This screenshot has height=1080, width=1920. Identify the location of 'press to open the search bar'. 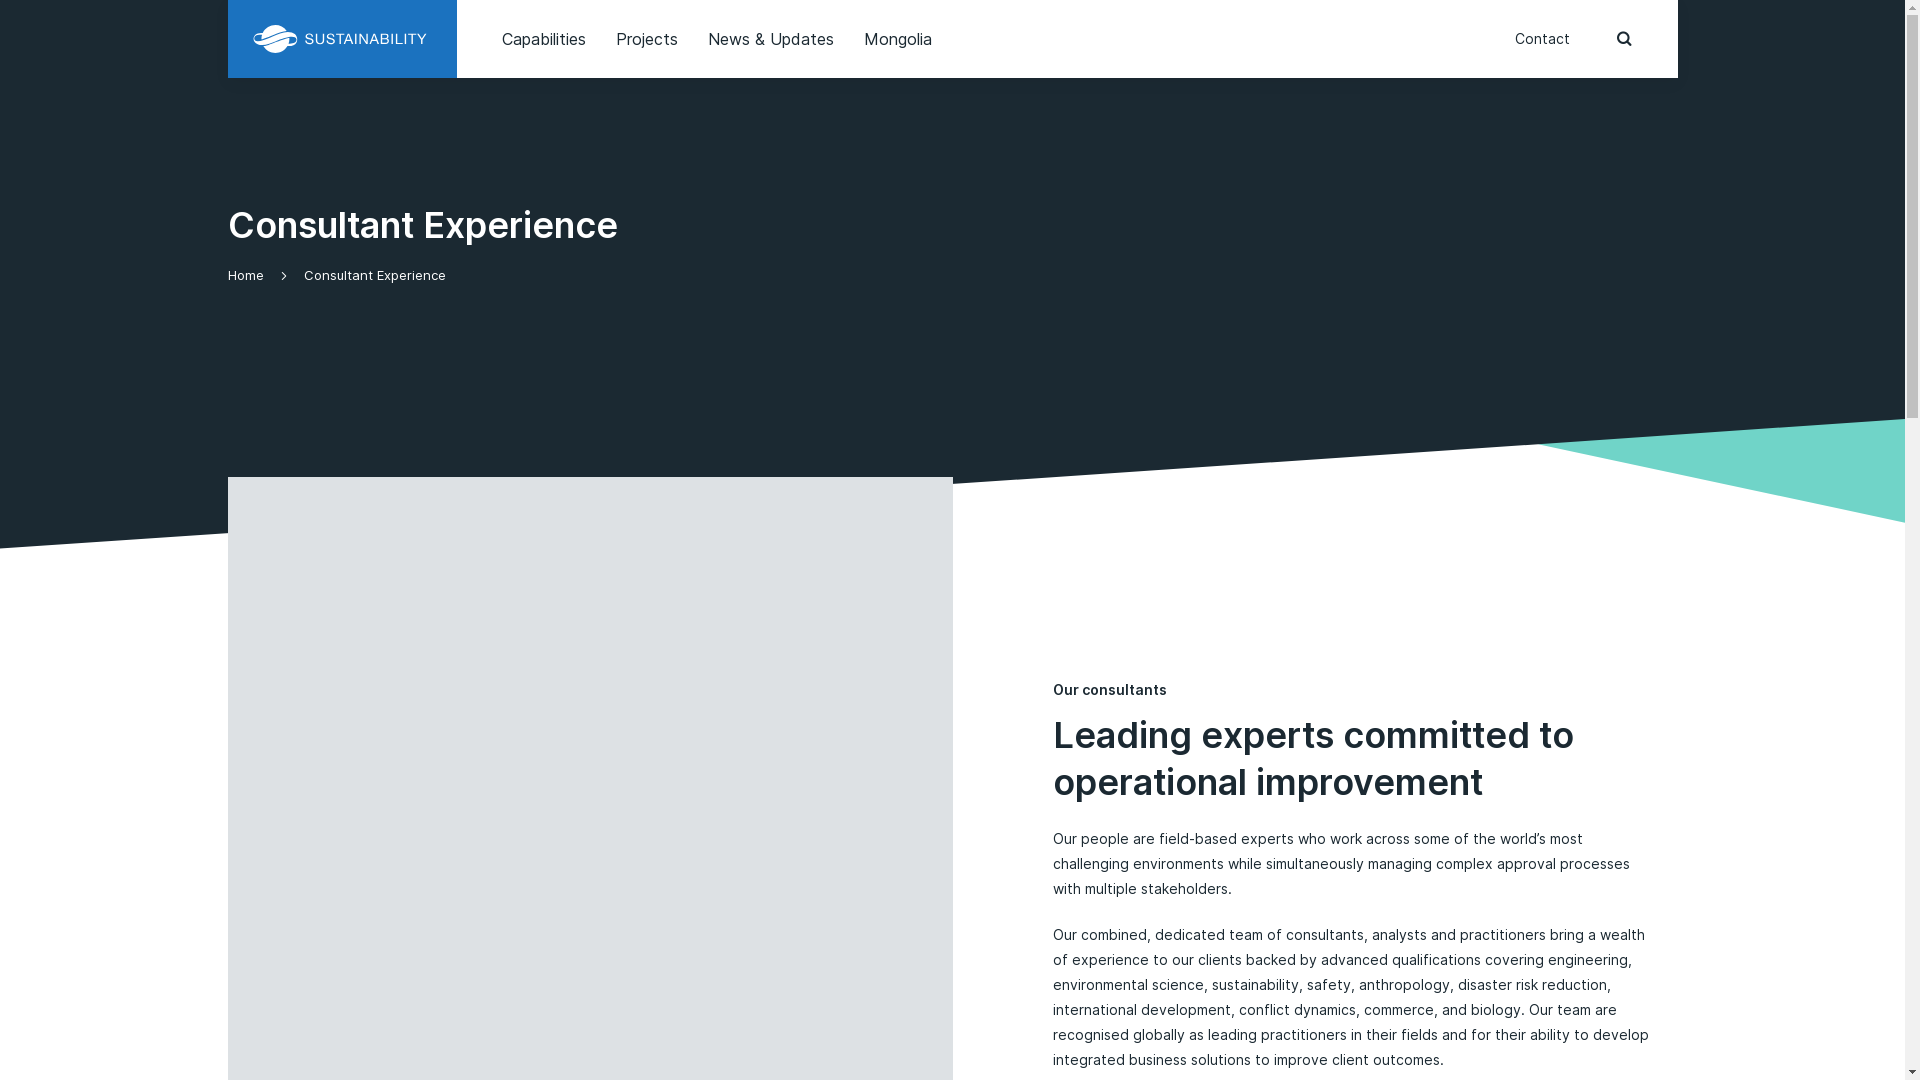
(1623, 38).